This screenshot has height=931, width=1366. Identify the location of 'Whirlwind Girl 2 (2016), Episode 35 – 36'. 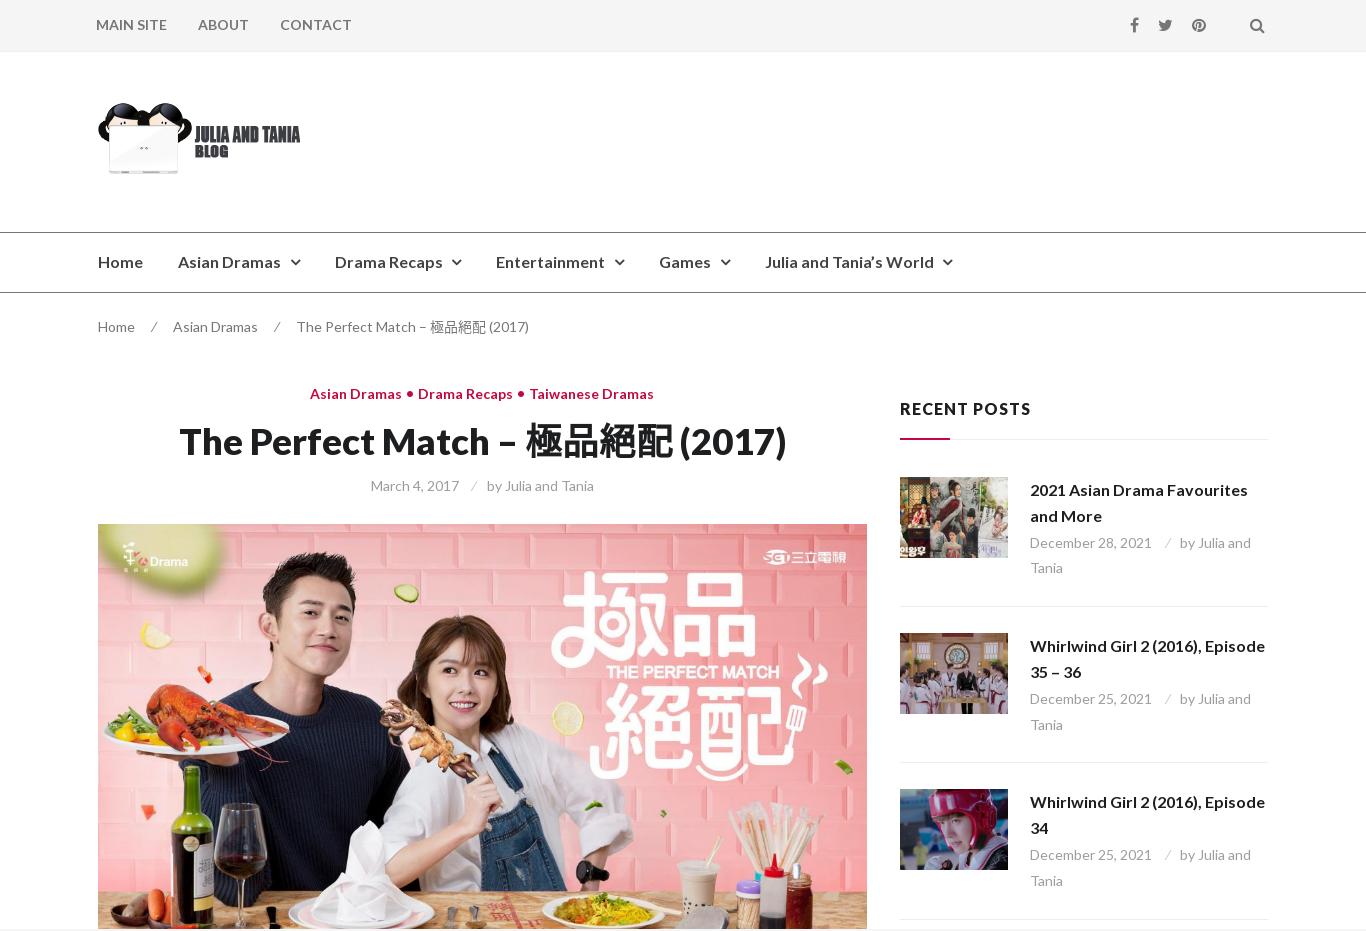
(1147, 658).